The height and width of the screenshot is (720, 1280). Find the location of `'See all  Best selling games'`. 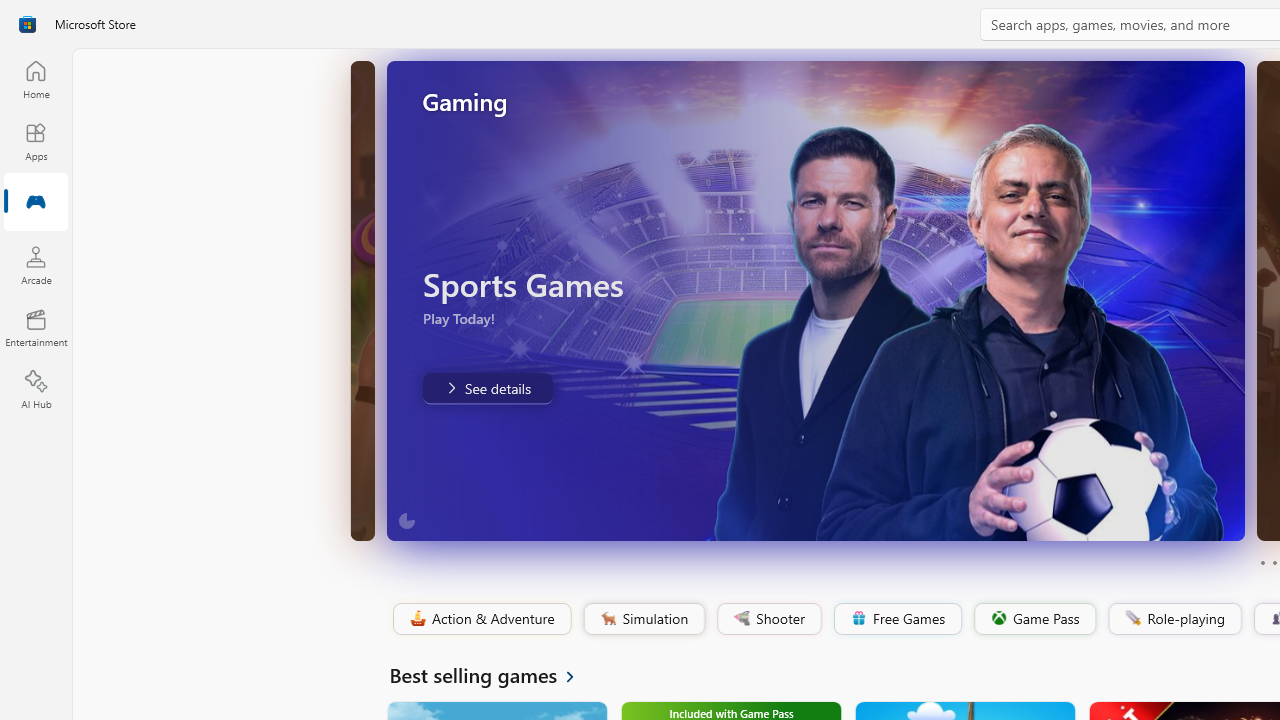

'See all  Best selling games' is located at coordinates (494, 675).